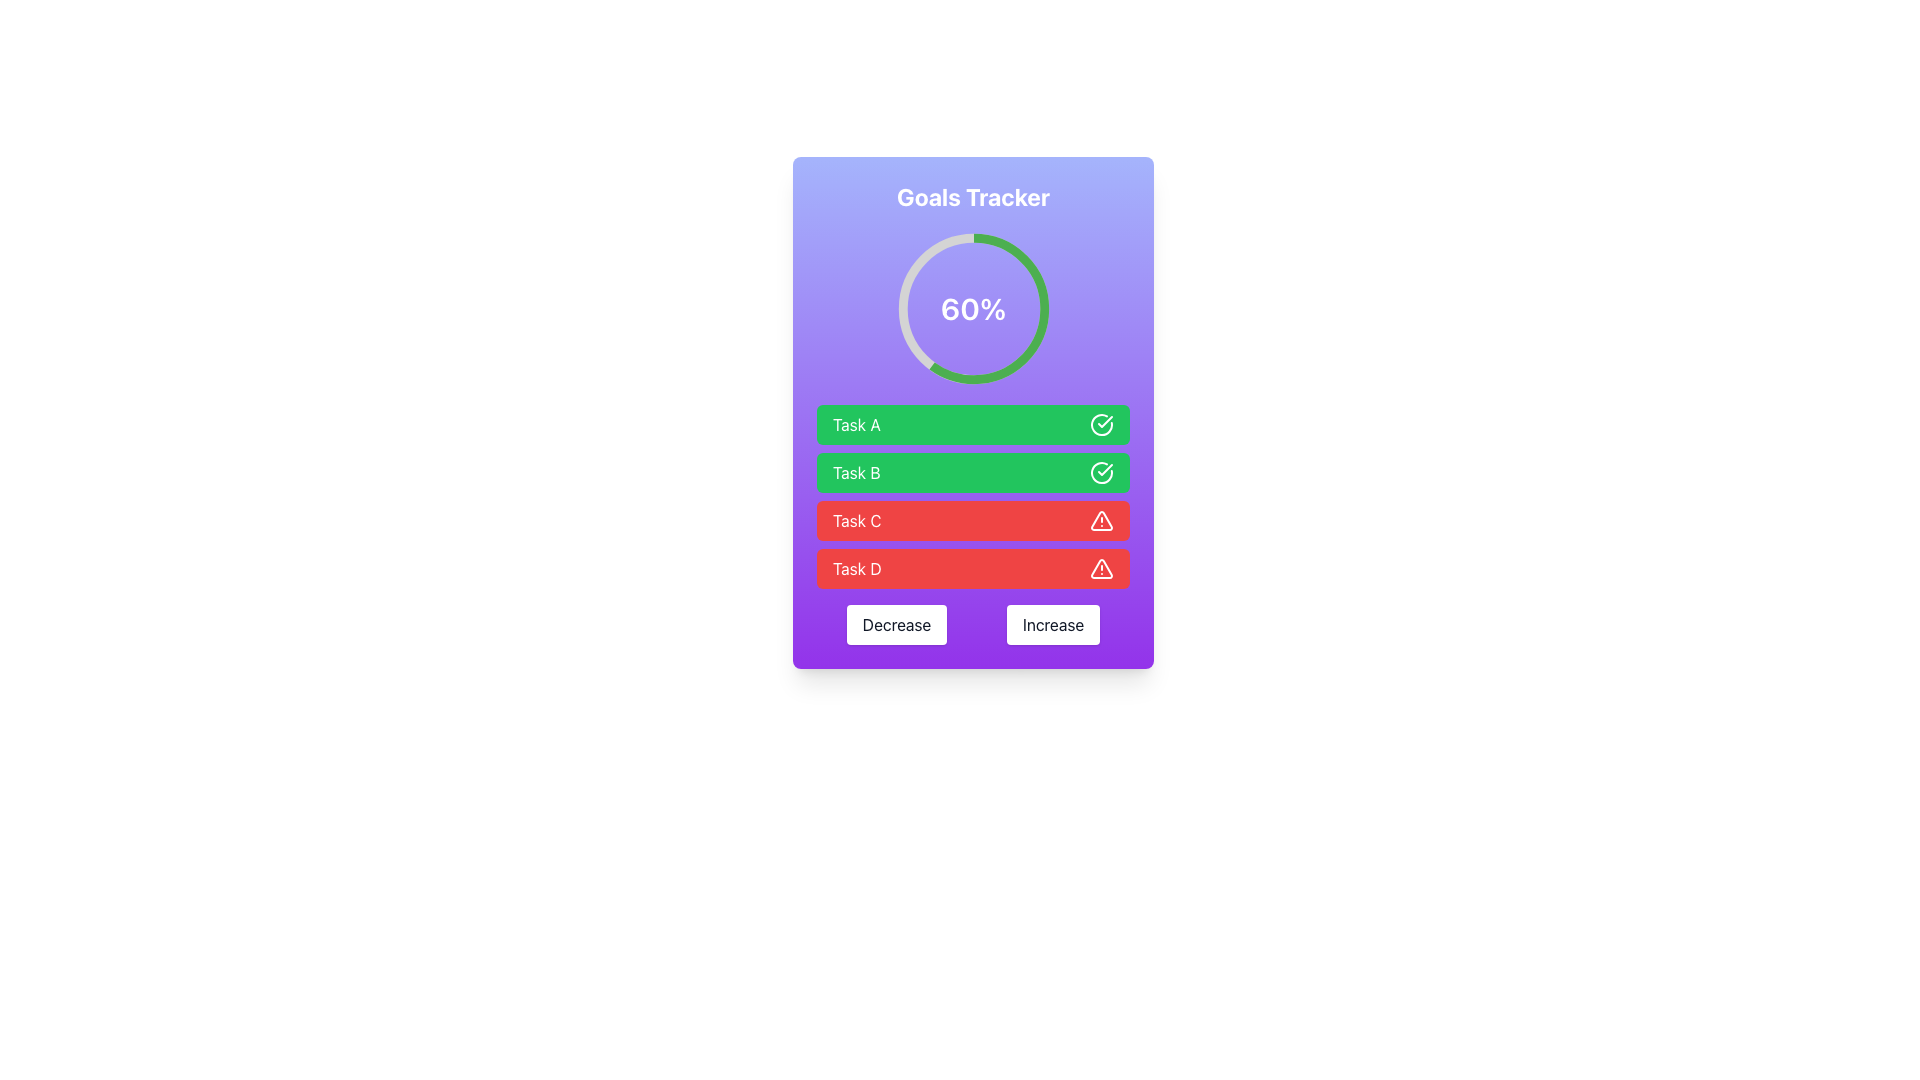 This screenshot has width=1920, height=1080. Describe the element at coordinates (1104, 420) in the screenshot. I see `the checkmark icon located on the right side of the green bar labeled 'Task B', which is the second bar in a vertical list of four bars` at that location.